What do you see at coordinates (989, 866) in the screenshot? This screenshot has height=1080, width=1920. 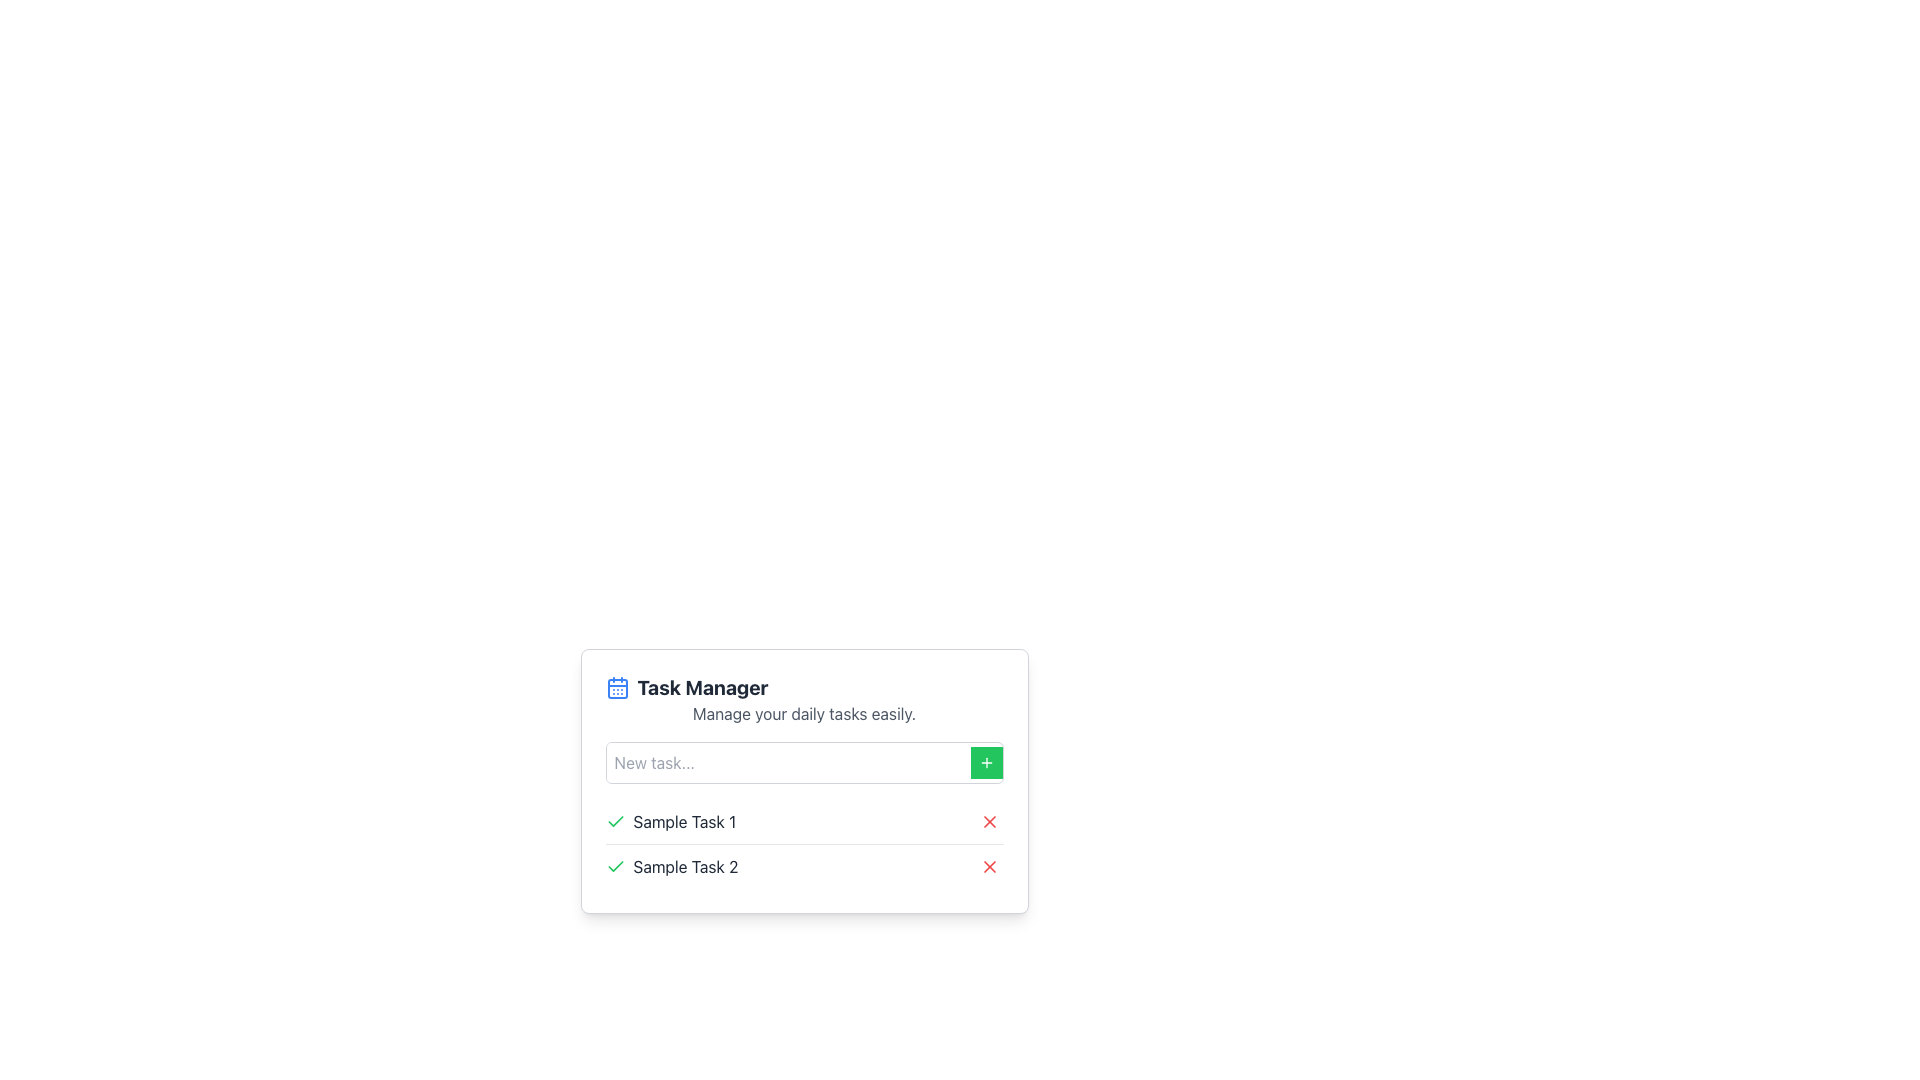 I see `the bold red 'X' icon button located at the far right of the row for 'Sample Task 2'` at bounding box center [989, 866].